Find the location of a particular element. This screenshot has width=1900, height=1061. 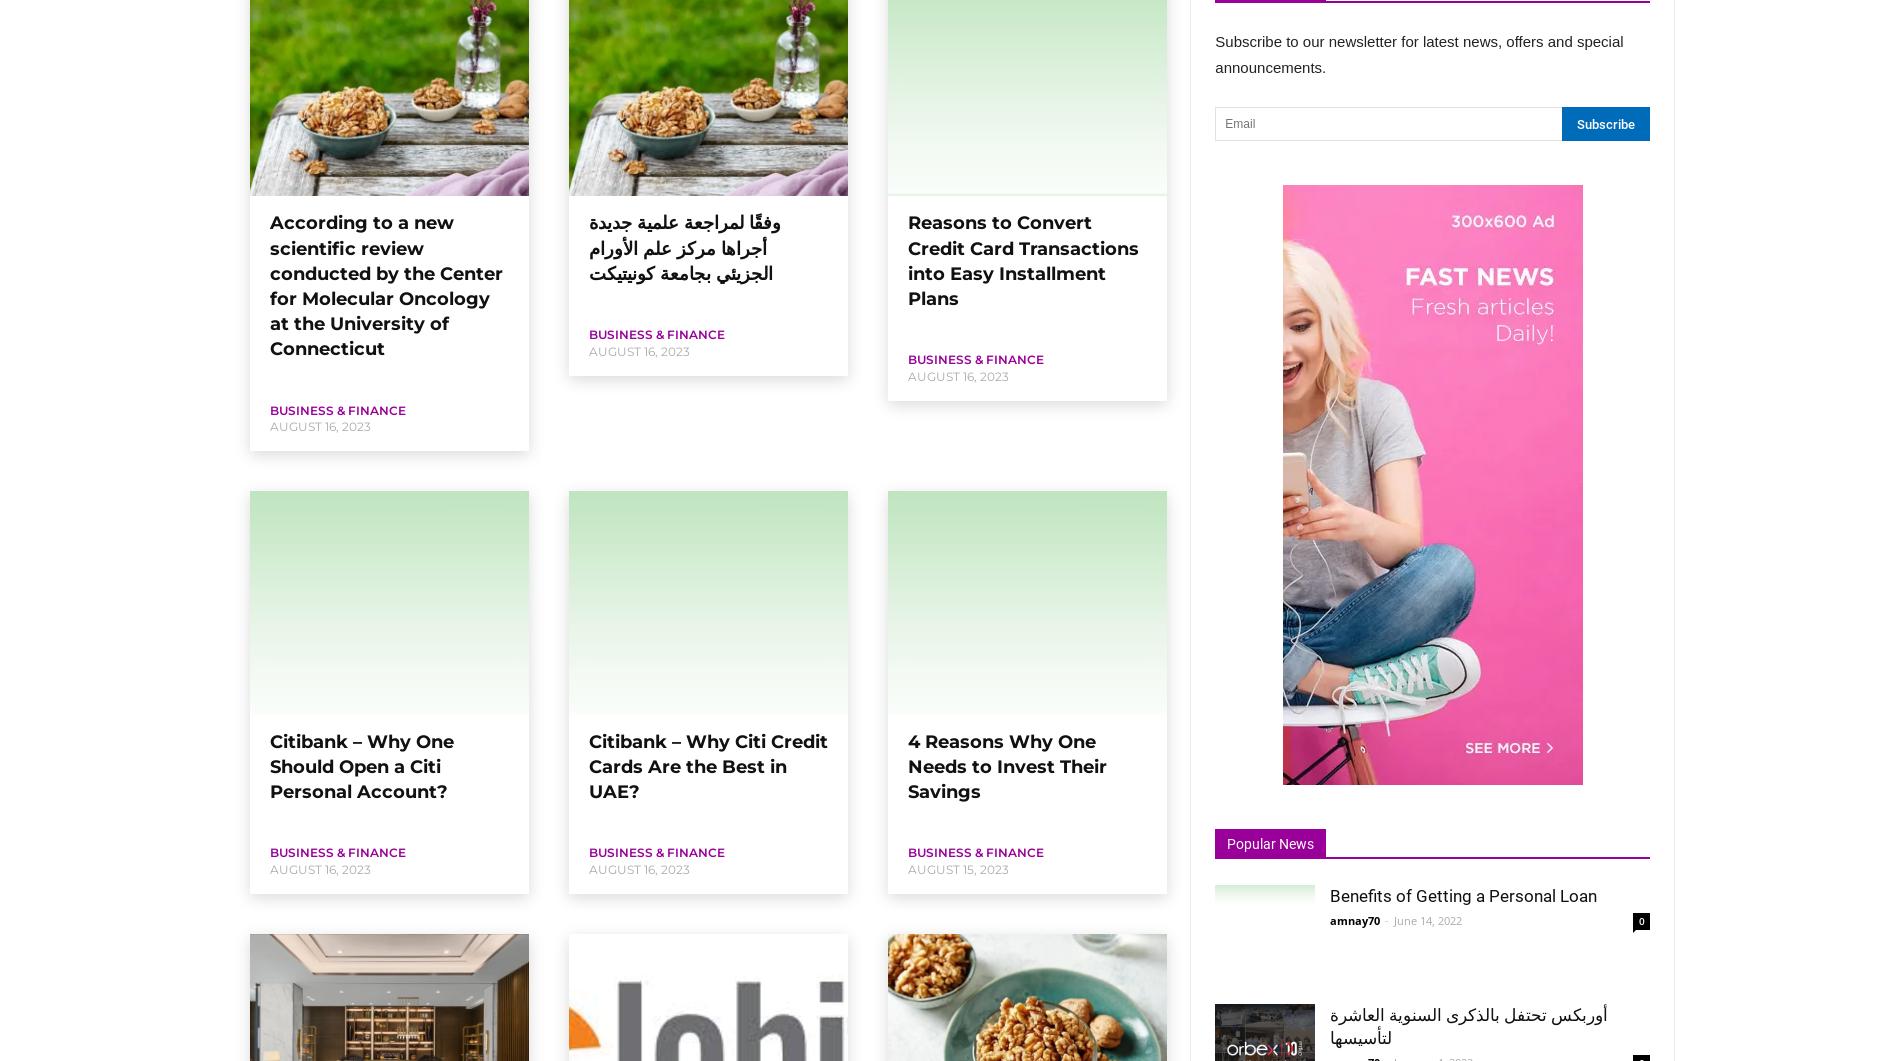

'Reasons to Convert Credit Card Transactions into Easy Installment Plans' is located at coordinates (907, 260).